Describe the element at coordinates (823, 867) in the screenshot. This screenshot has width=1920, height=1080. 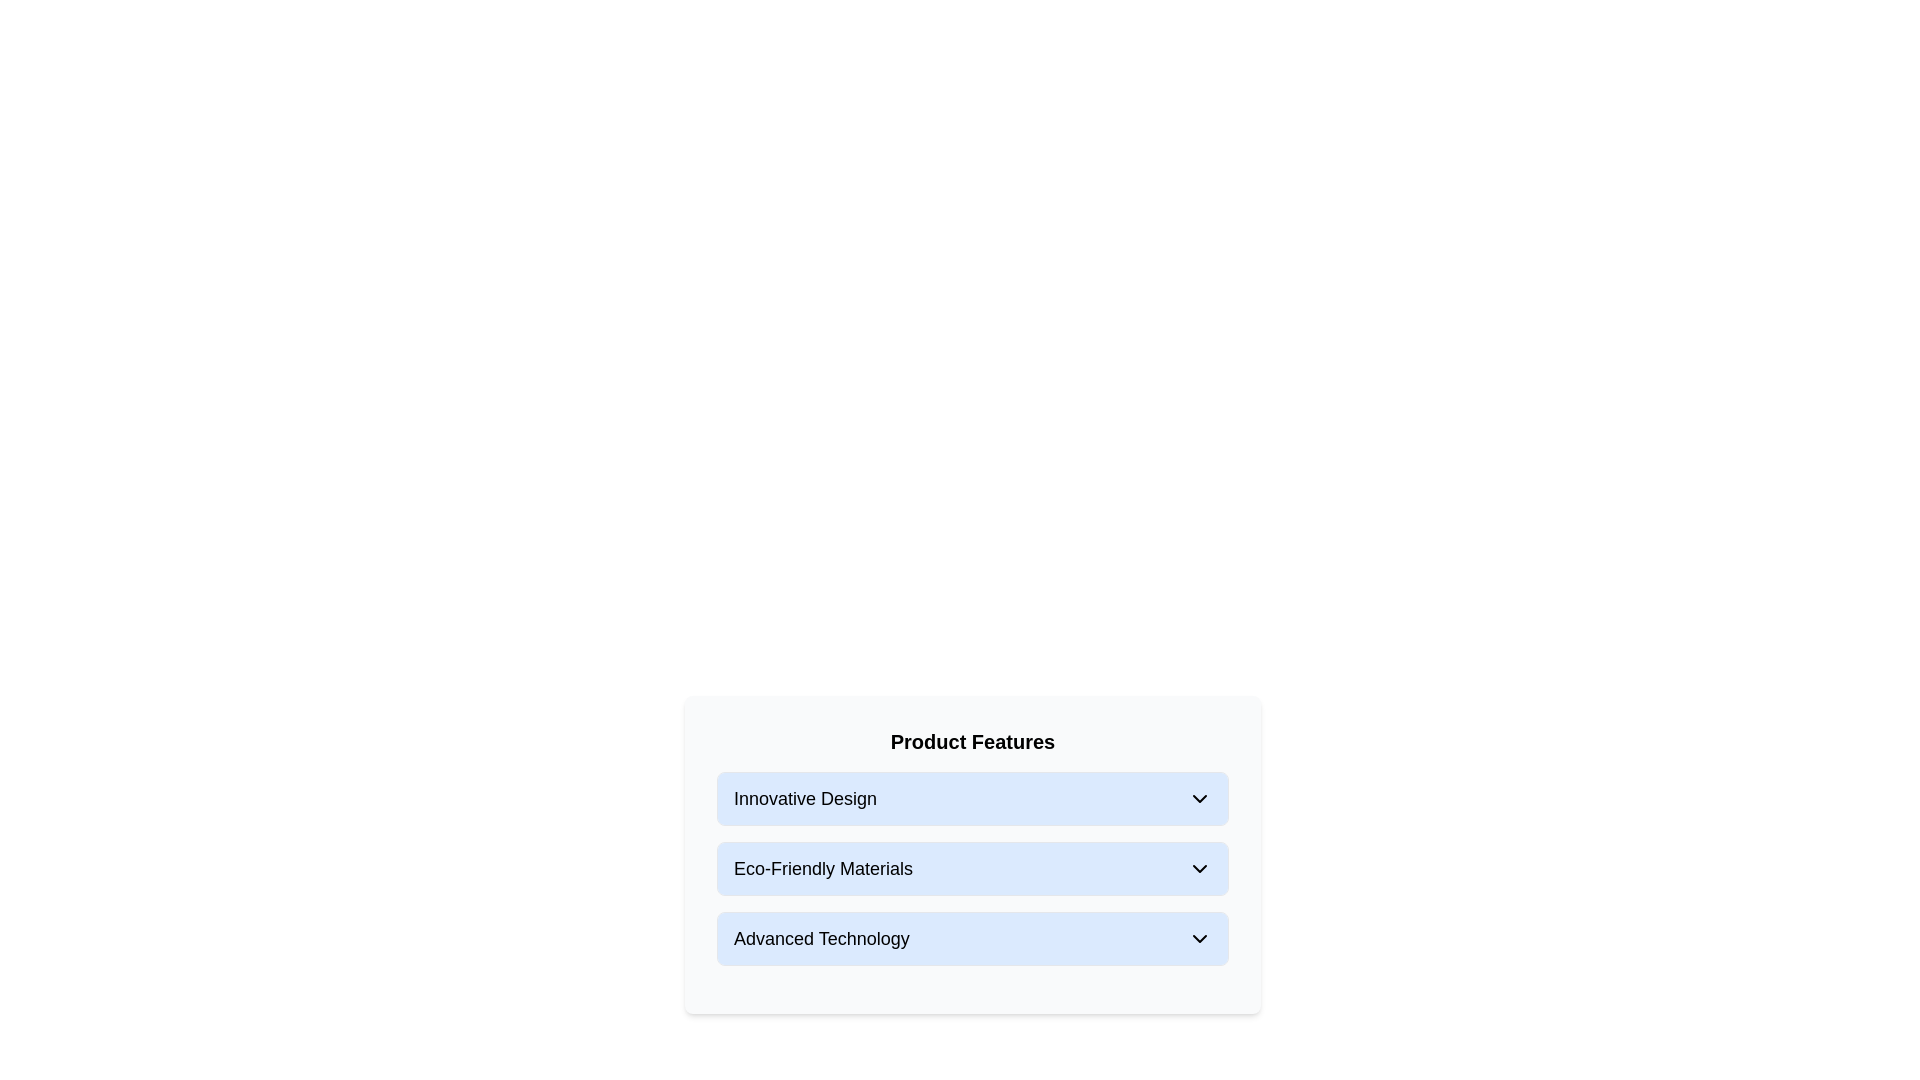
I see `the label indicating eco-friendly materials, which is positioned between 'Innovative Design' and 'Advanced Technology' in the interface` at that location.